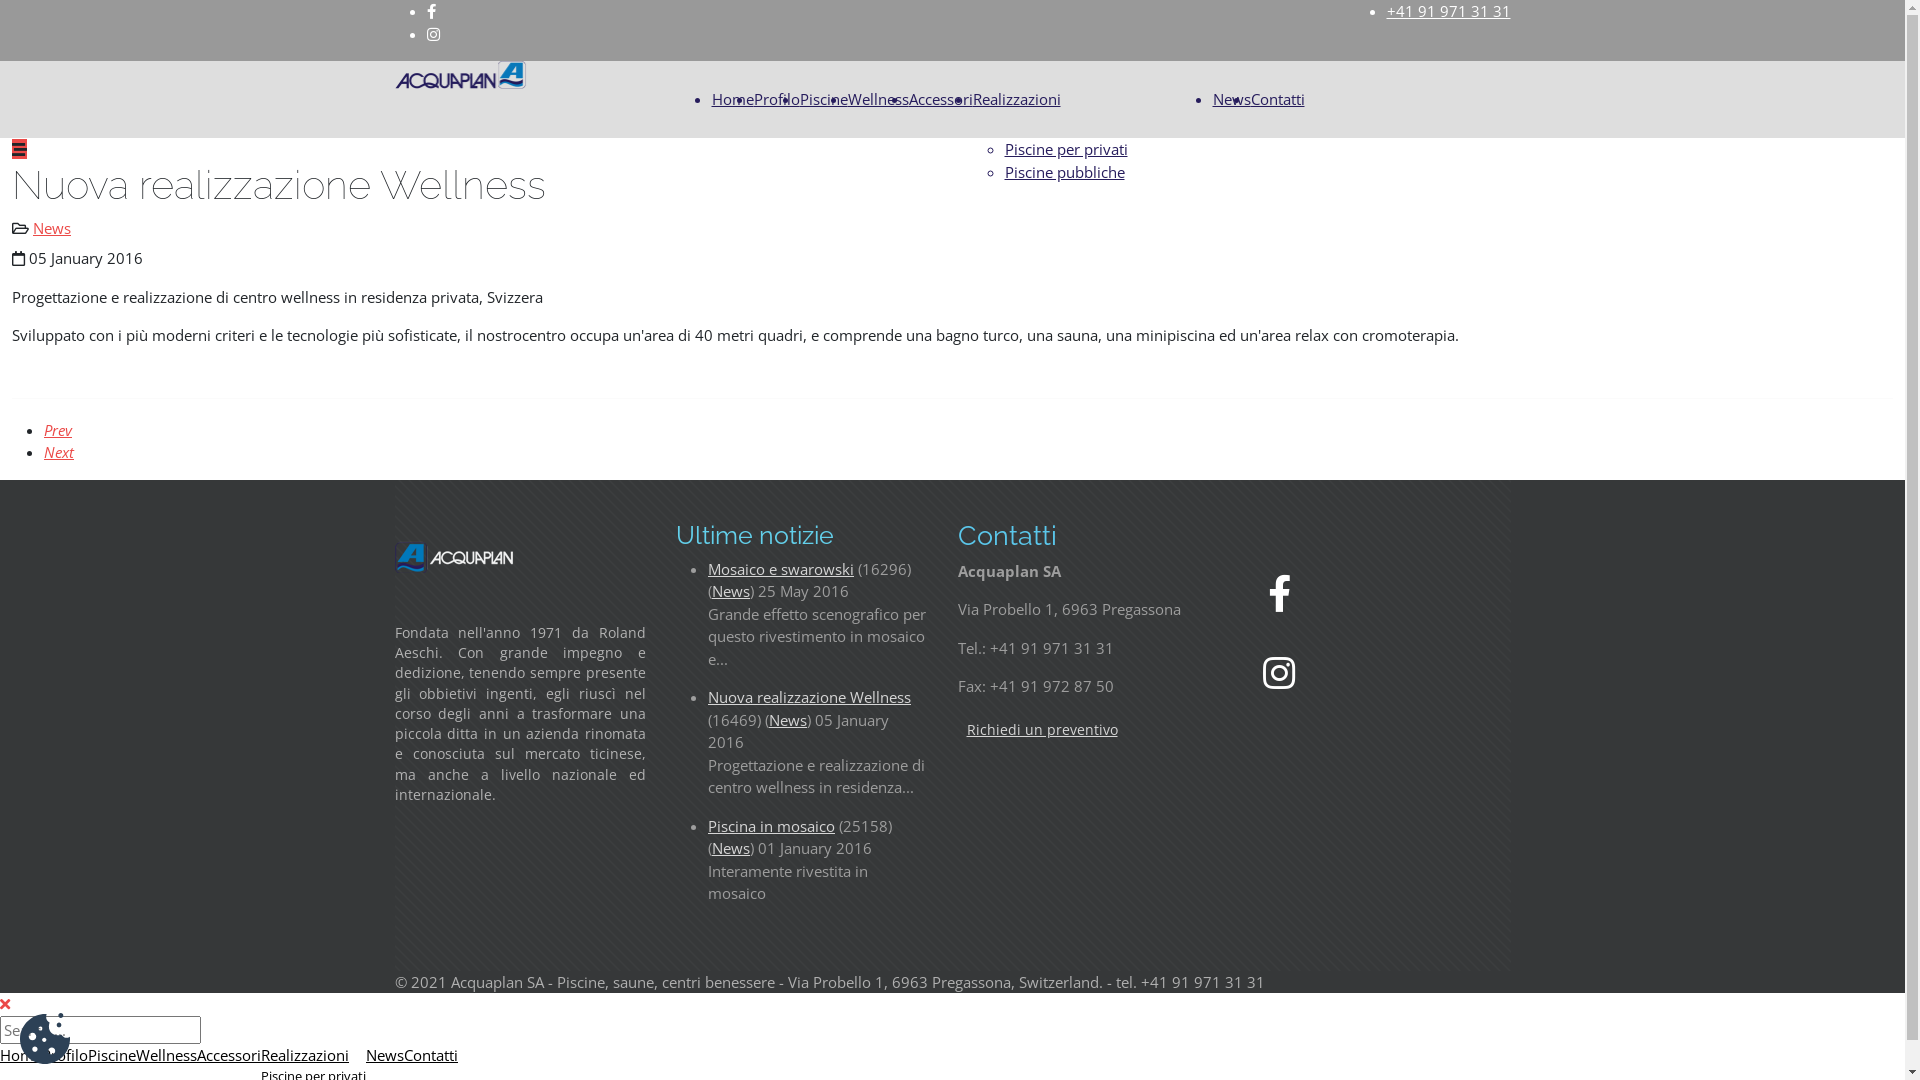 This screenshot has width=1920, height=1080. What do you see at coordinates (770, 825) in the screenshot?
I see `'Piscina in mosaico'` at bounding box center [770, 825].